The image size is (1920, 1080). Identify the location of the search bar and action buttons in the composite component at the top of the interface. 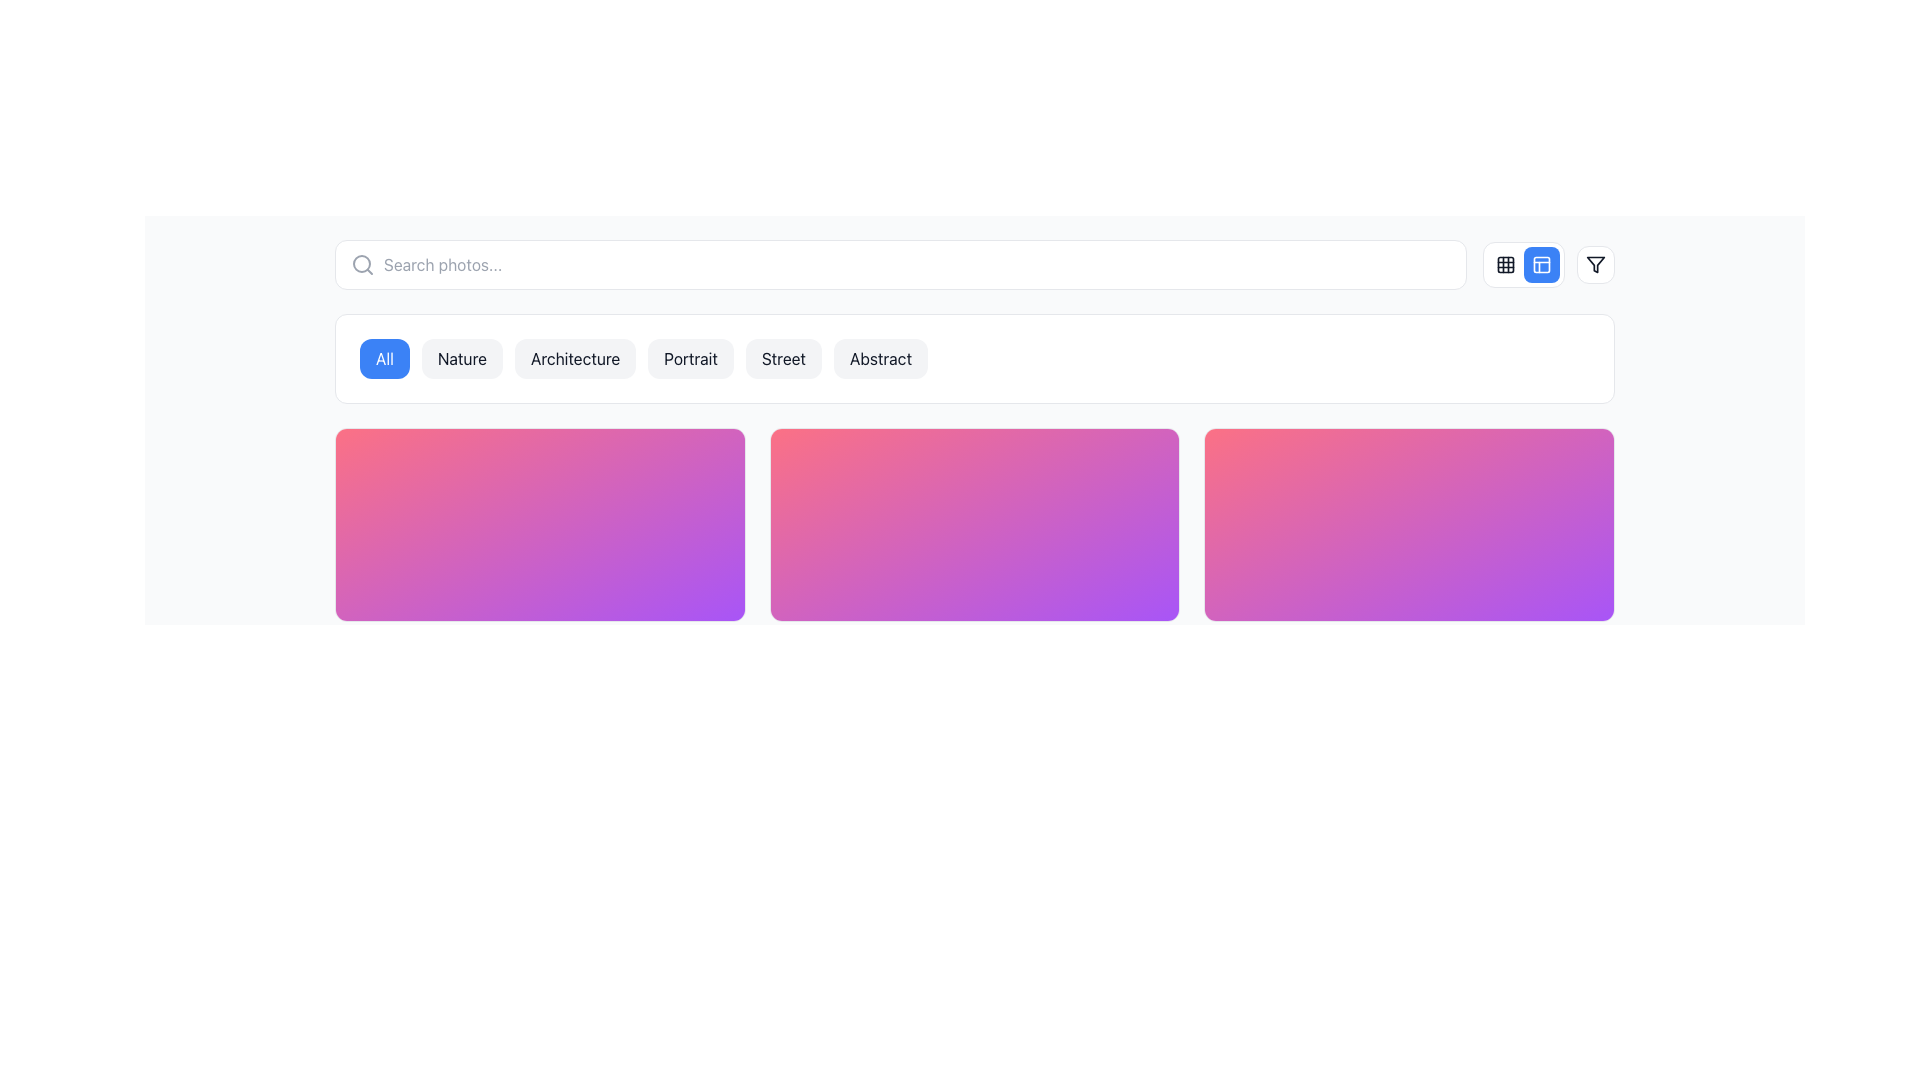
(974, 264).